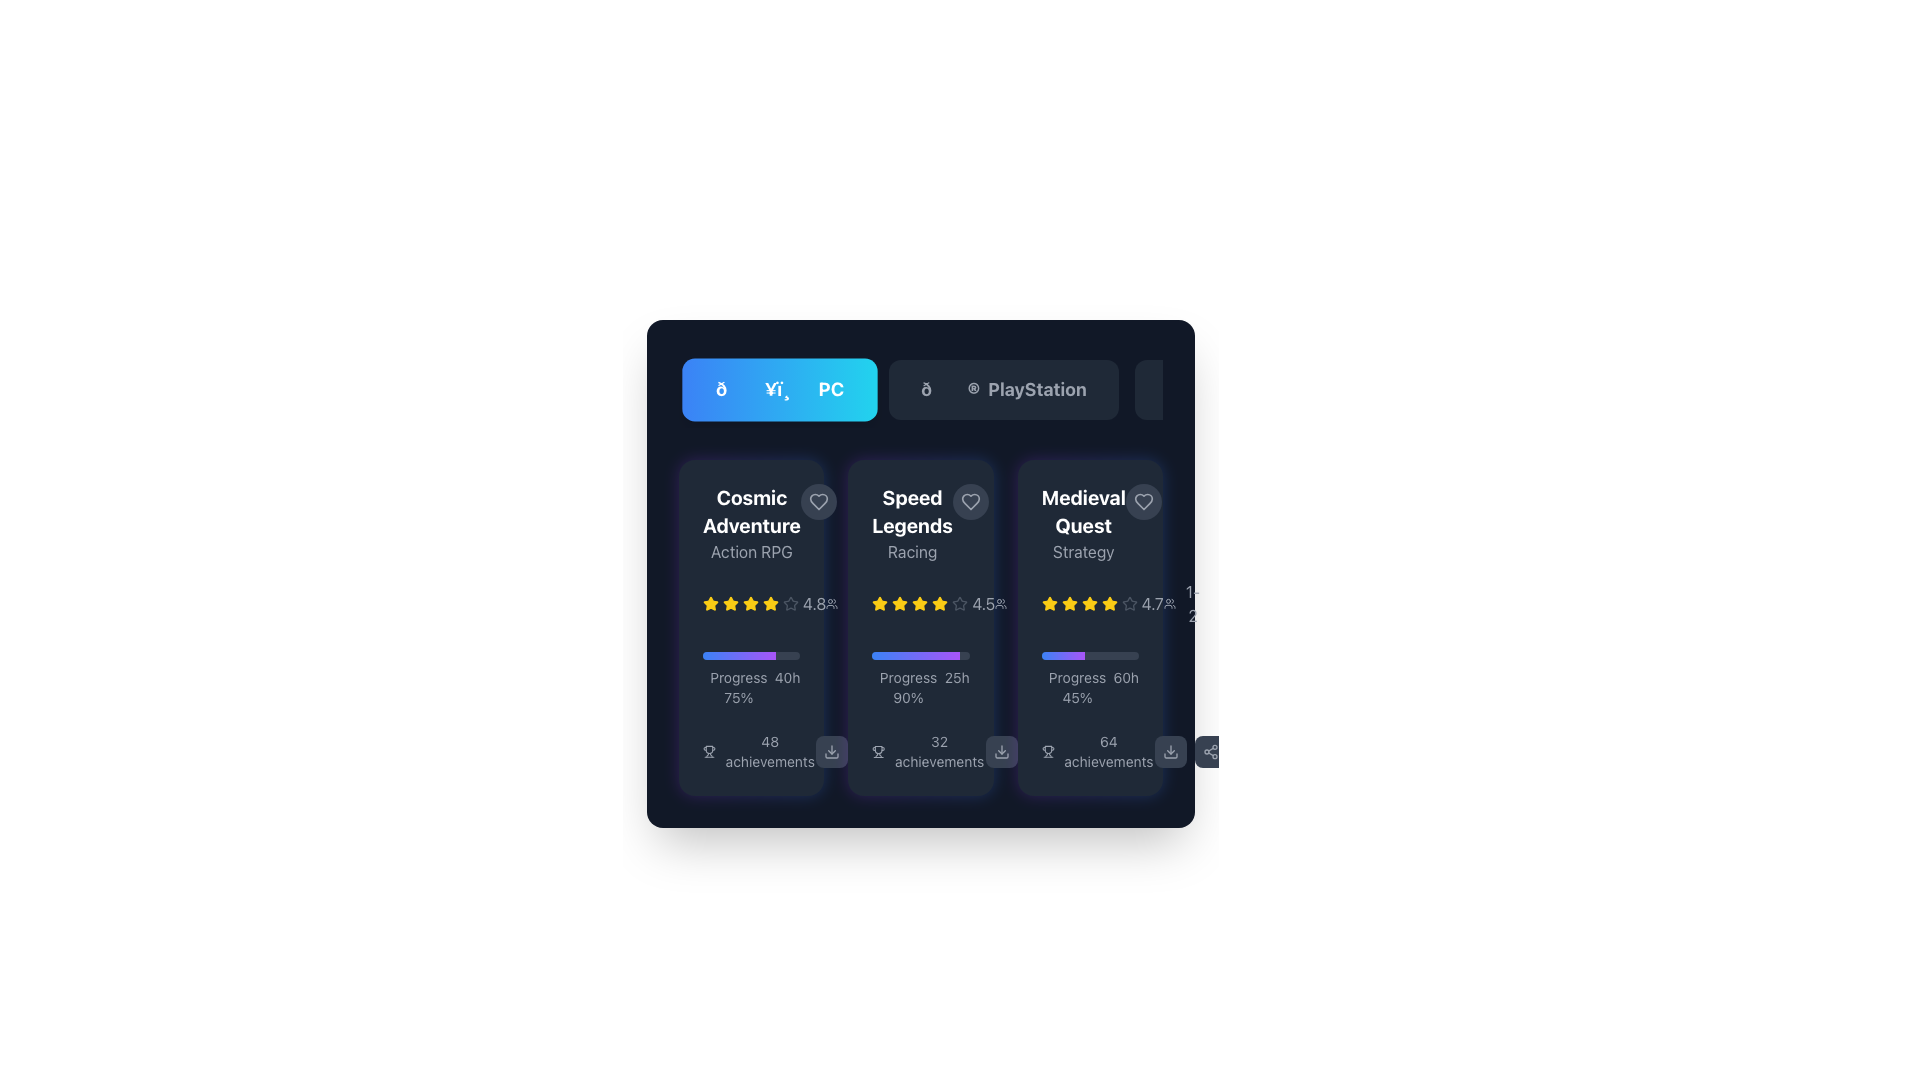  What do you see at coordinates (1001, 752) in the screenshot?
I see `the download button located at the bottom of the second content card, which is positioned to the left of the share button` at bounding box center [1001, 752].